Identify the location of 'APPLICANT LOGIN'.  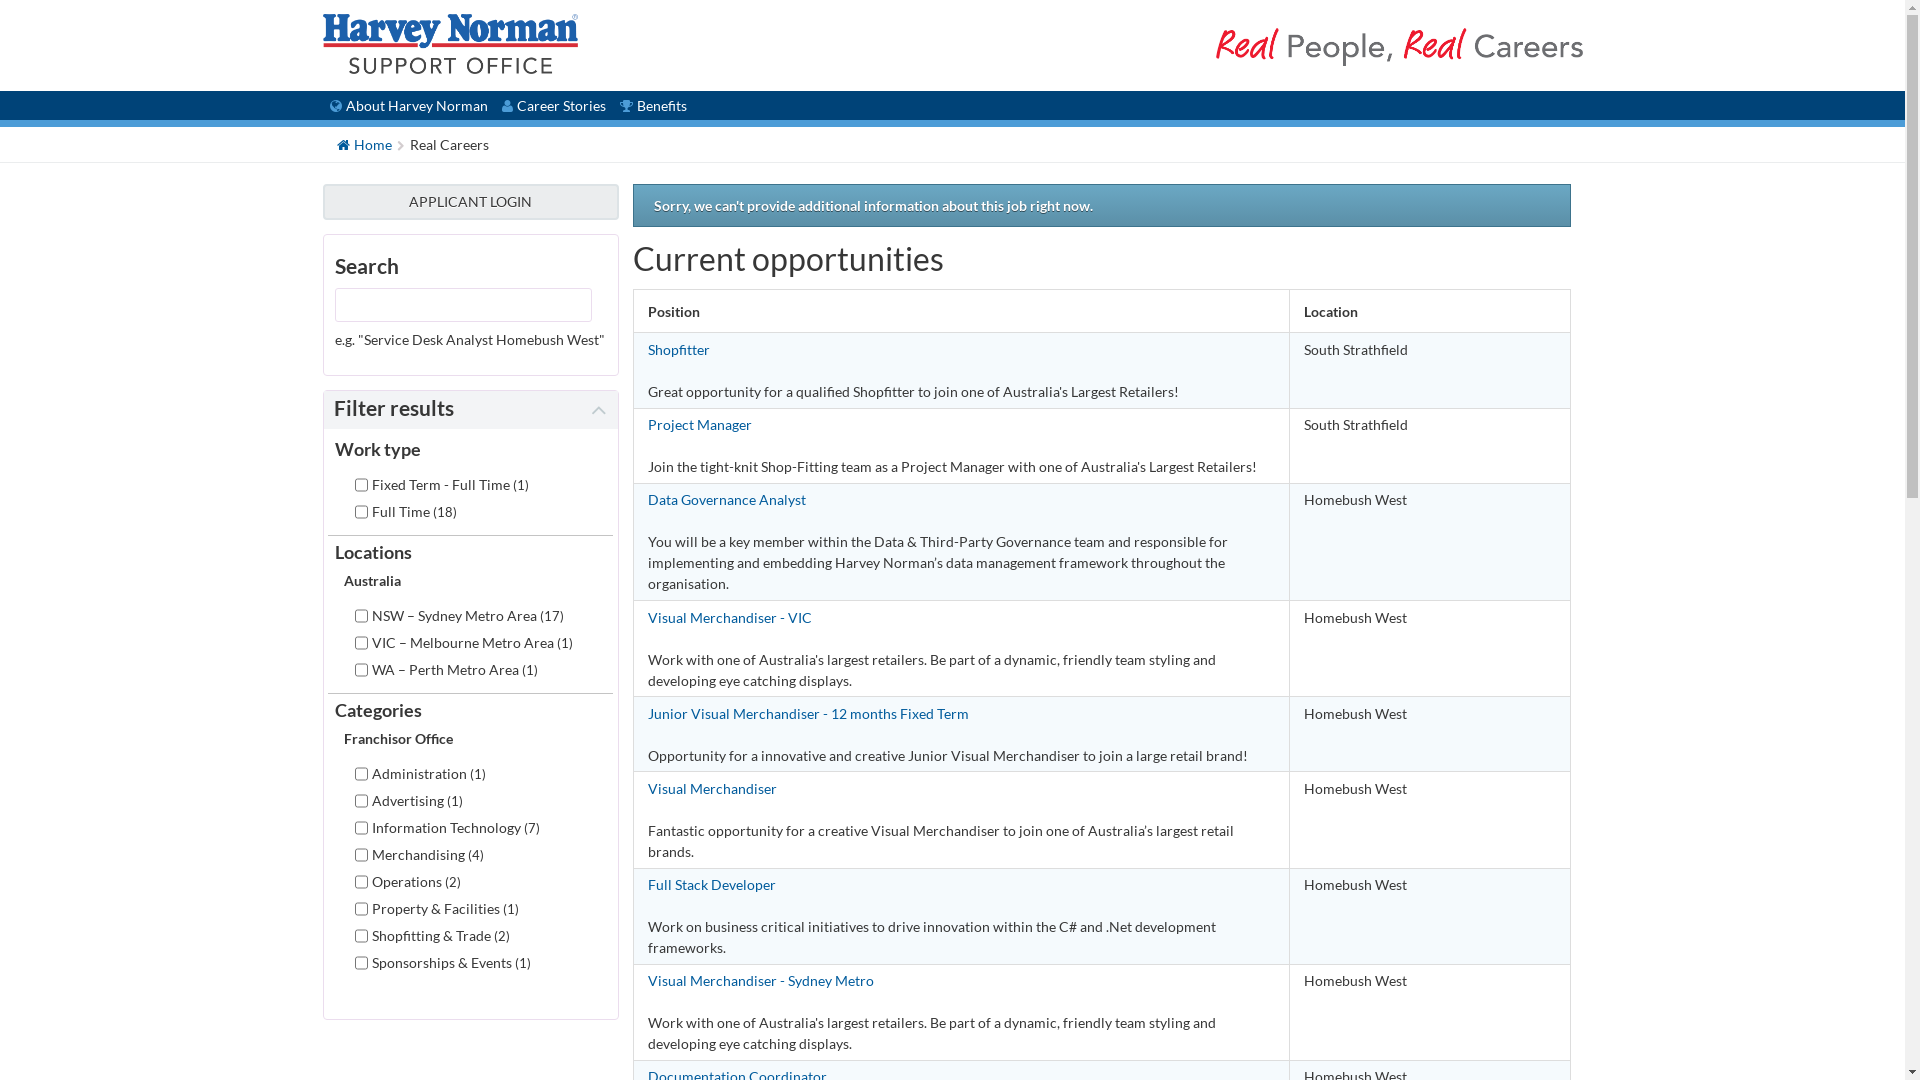
(469, 201).